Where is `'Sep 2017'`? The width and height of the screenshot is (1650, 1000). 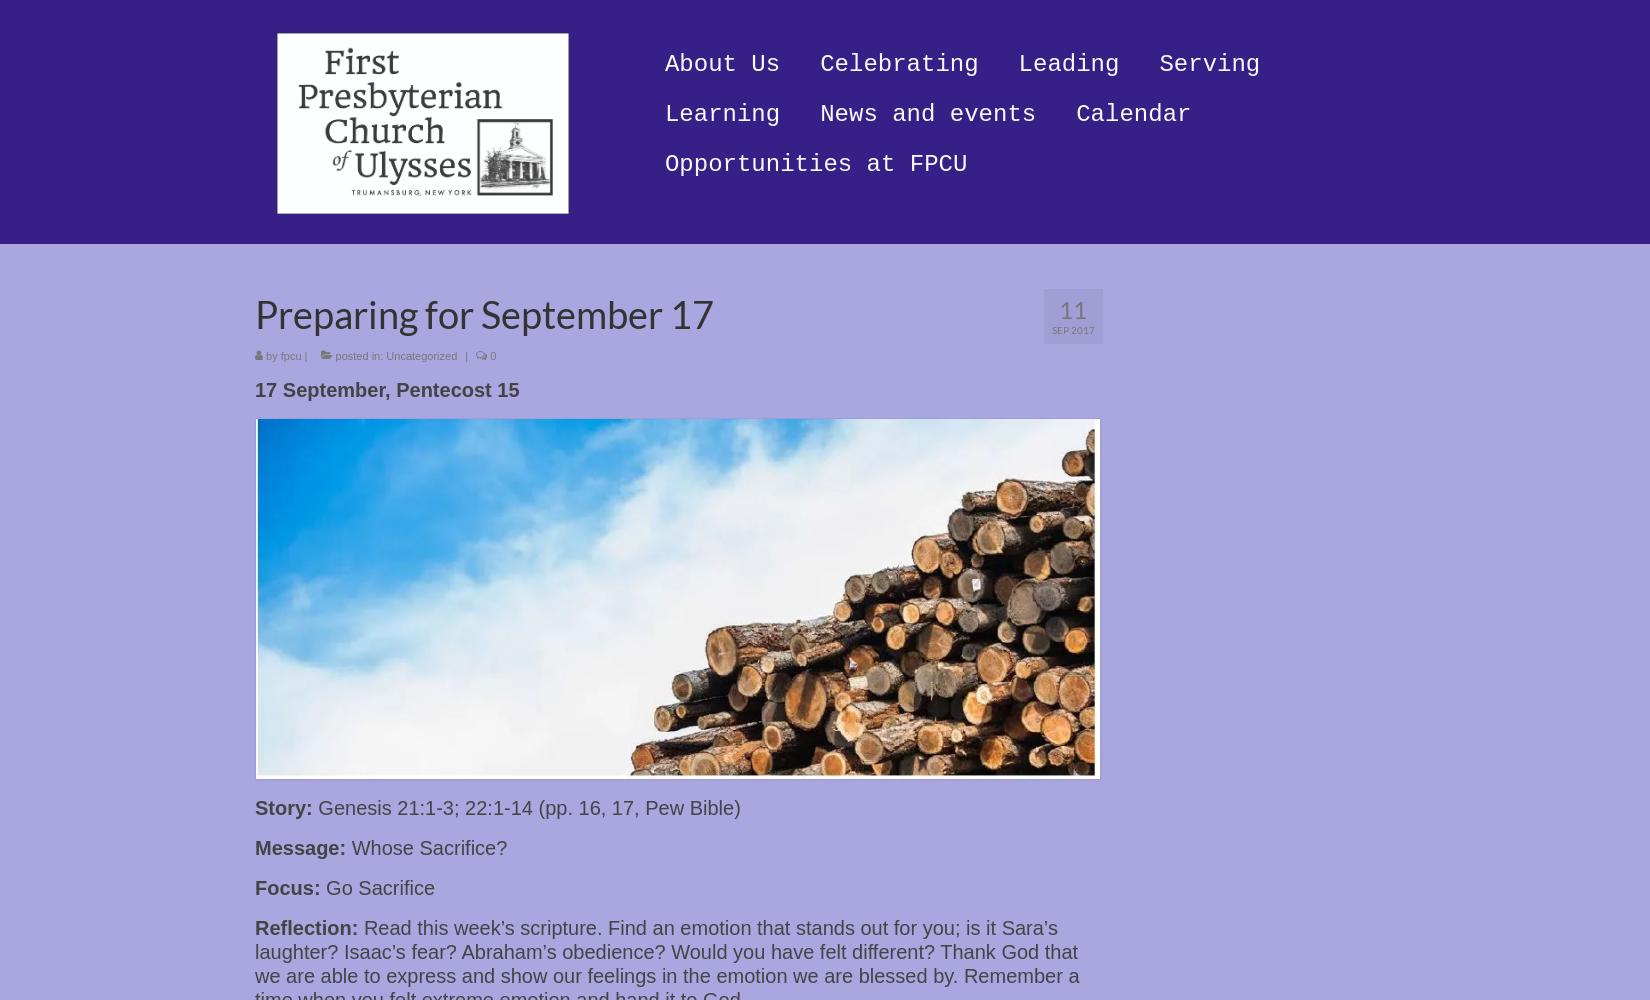
'Sep 2017' is located at coordinates (1072, 328).